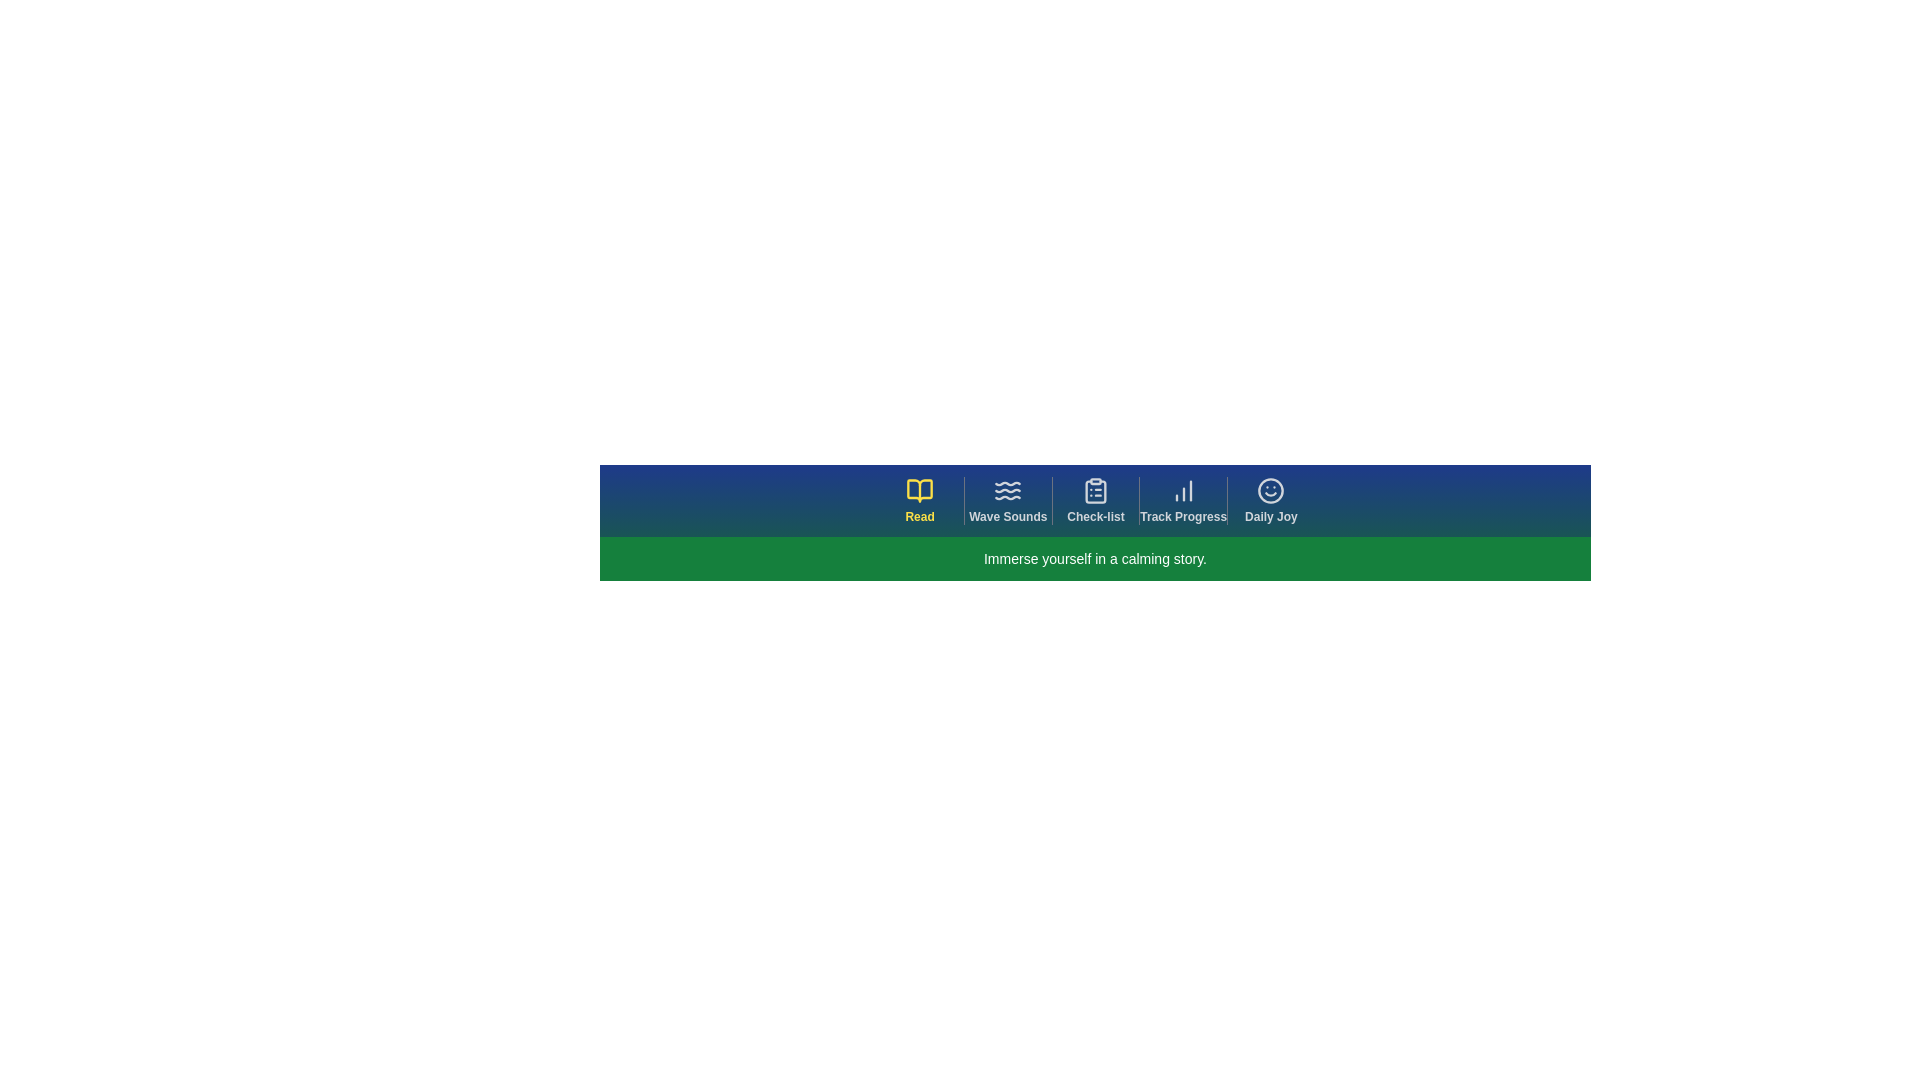 Image resolution: width=1920 pixels, height=1080 pixels. Describe the element at coordinates (1094, 500) in the screenshot. I see `the navigation tab labeled Check-list` at that location.